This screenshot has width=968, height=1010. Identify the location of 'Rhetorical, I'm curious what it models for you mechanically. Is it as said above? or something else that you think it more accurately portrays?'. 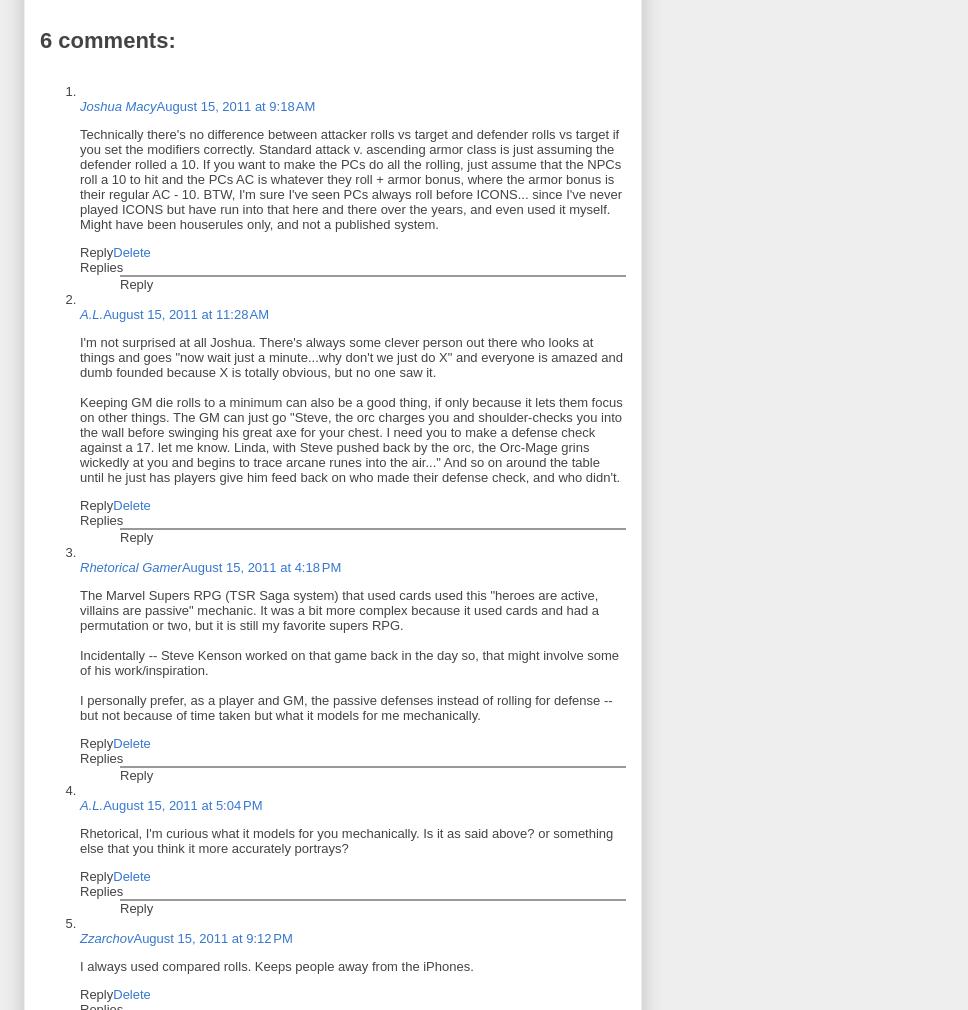
(78, 840).